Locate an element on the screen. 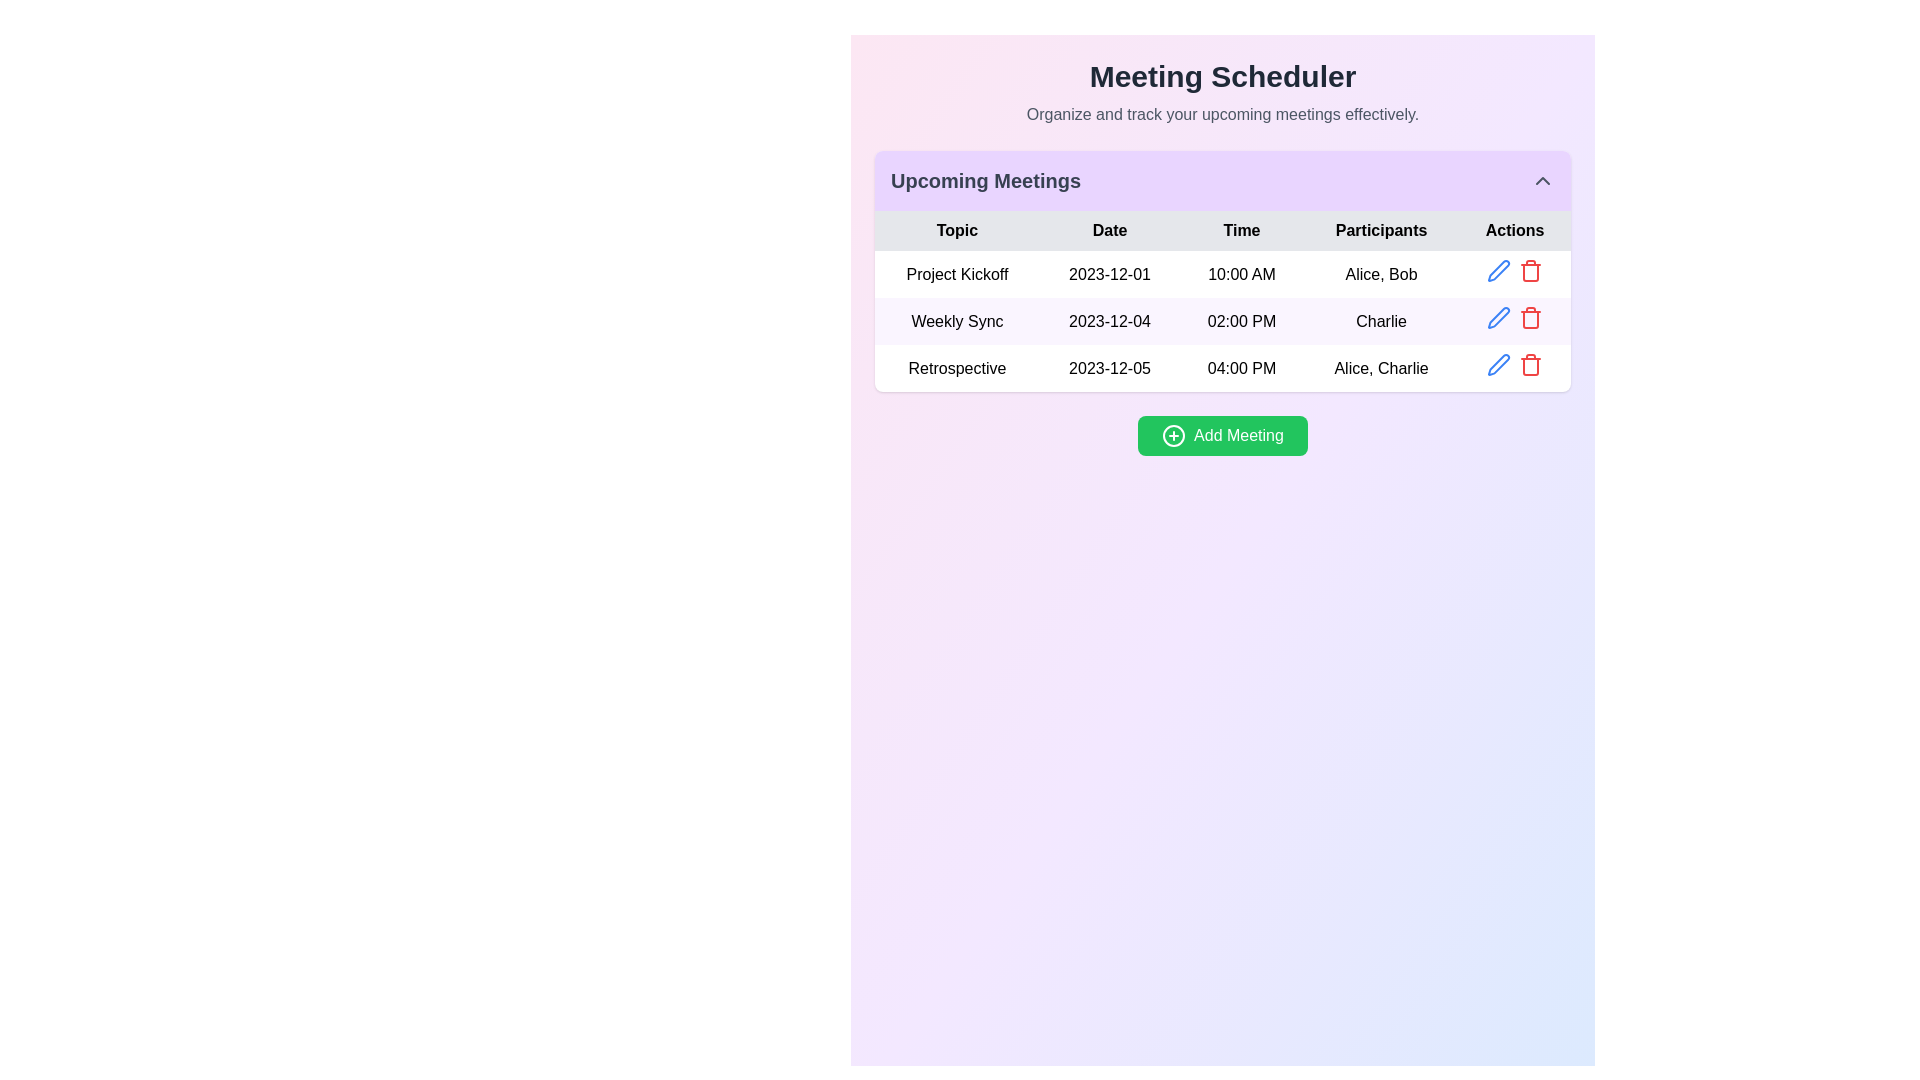 This screenshot has height=1080, width=1920. the descriptive subtitle text located beneath the title 'Meeting Scheduler' in the header section of the meeting scheduler interface is located at coordinates (1222, 115).